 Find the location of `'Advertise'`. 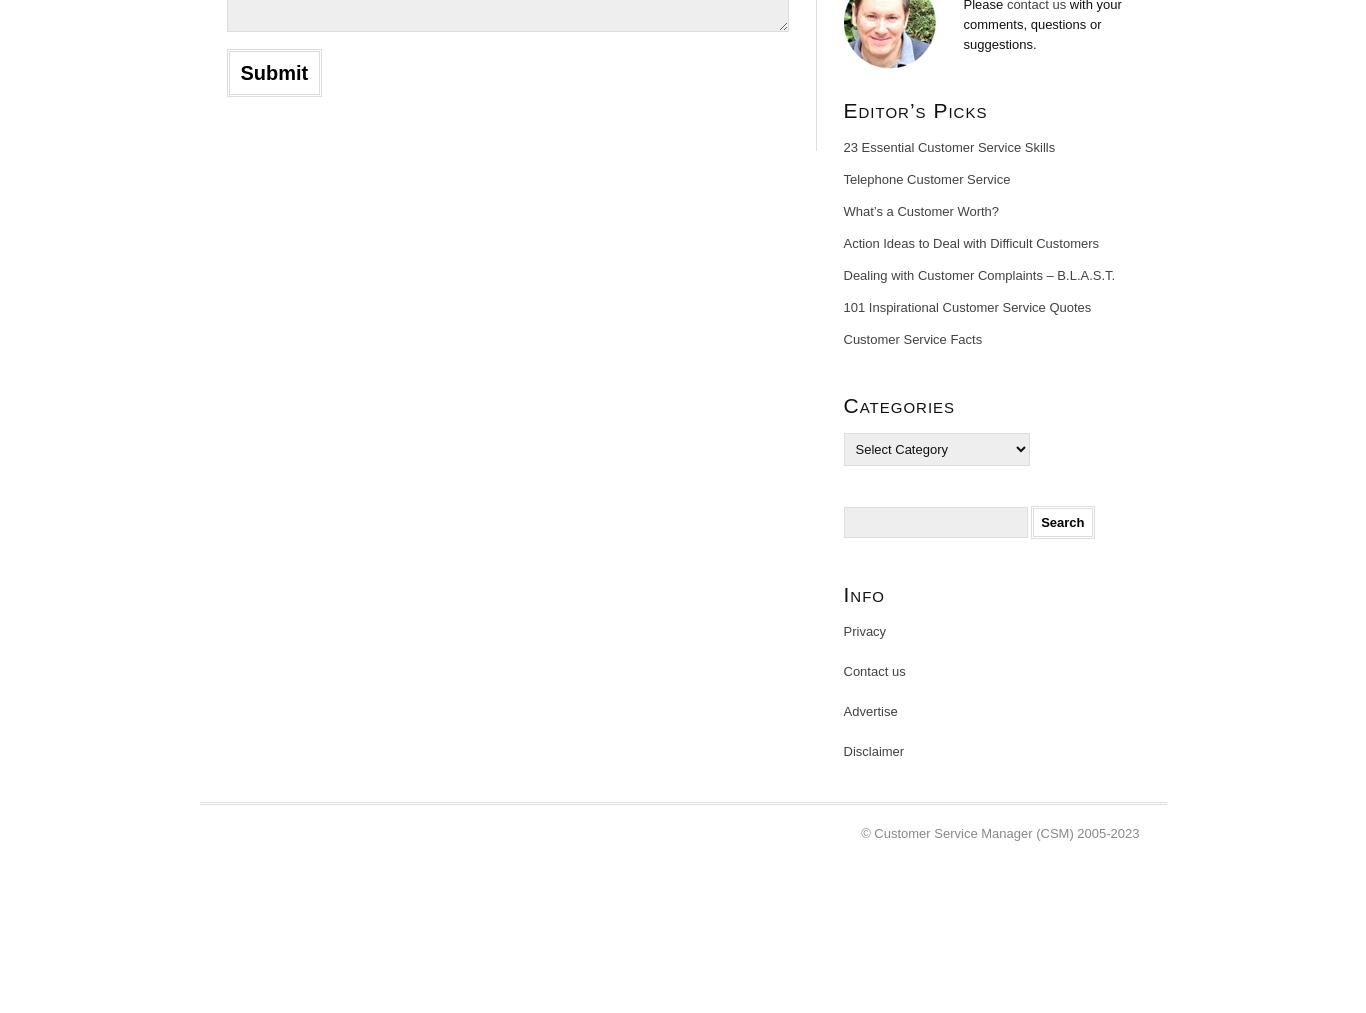

'Advertise' is located at coordinates (869, 711).